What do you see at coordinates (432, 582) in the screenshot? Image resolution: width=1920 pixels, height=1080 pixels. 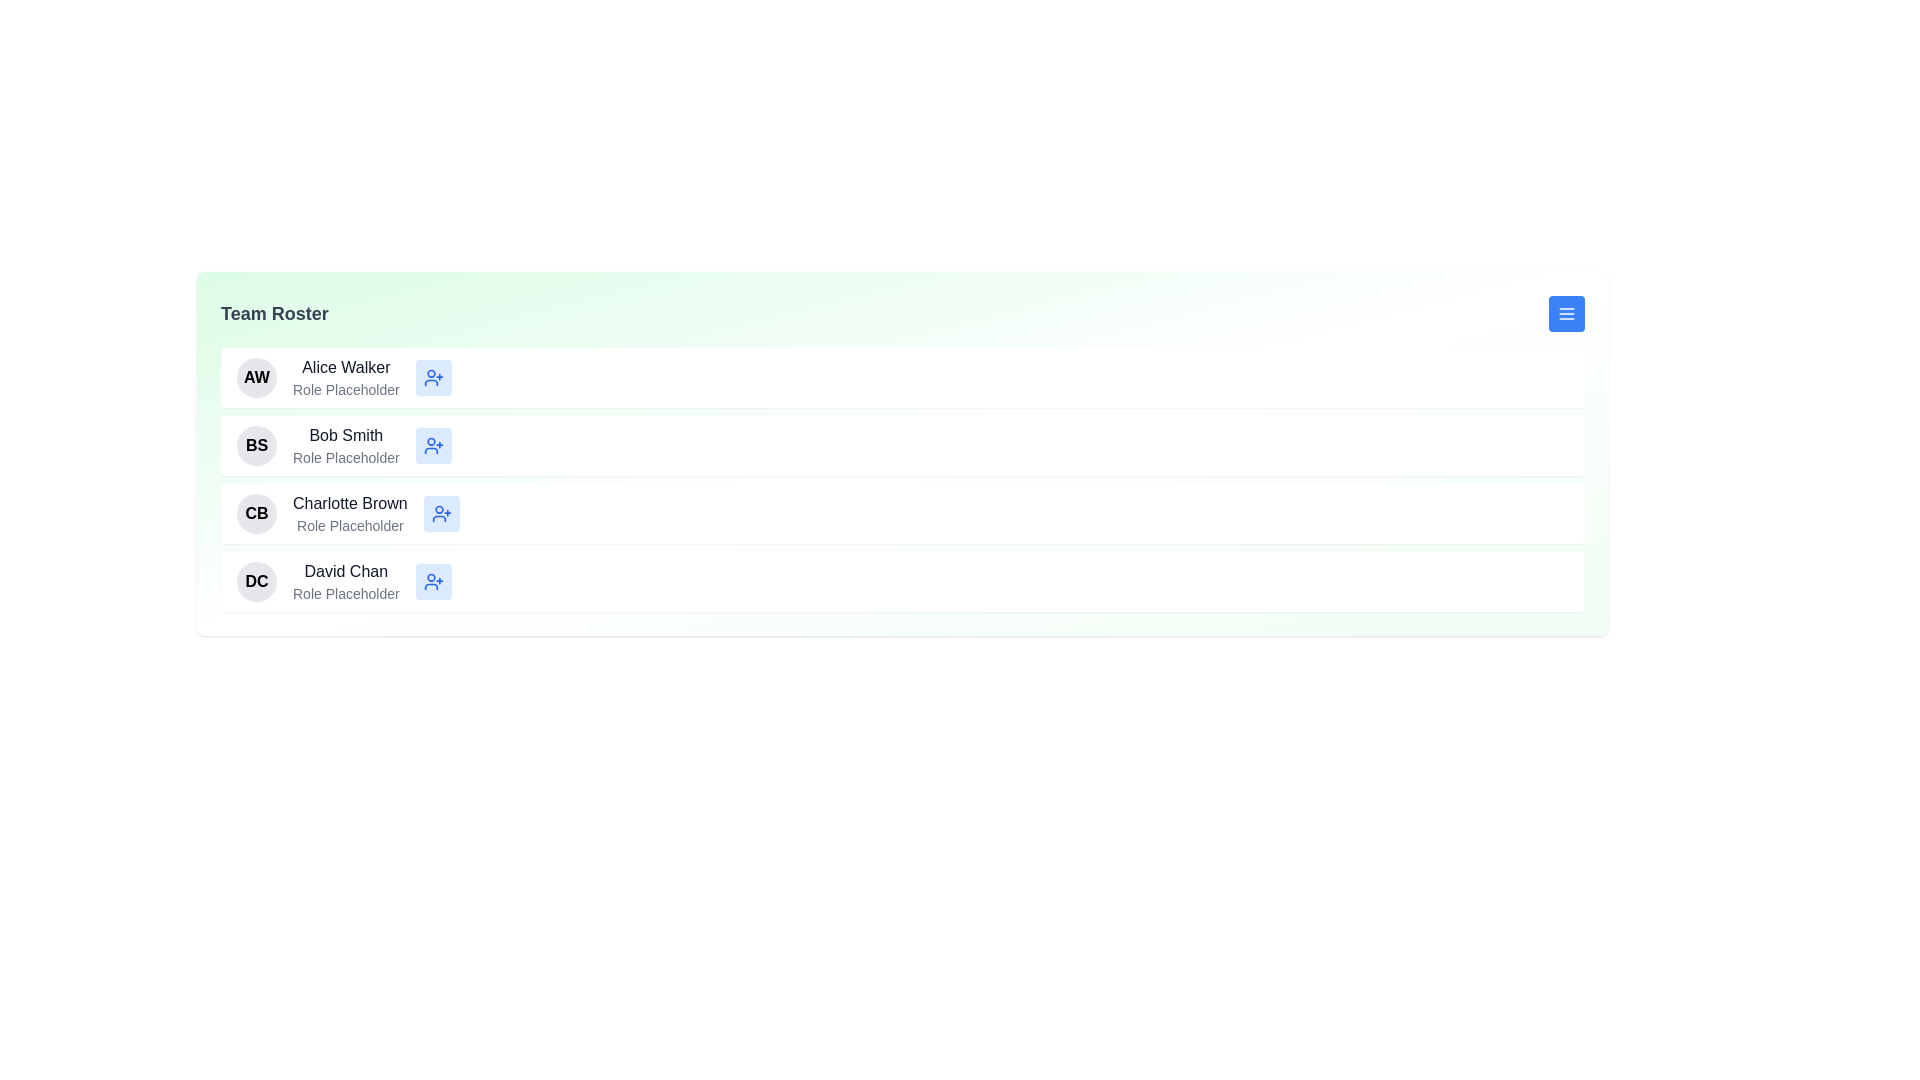 I see `the actionable button for adding or inviting a user related to the 'David Chan' entry in the list` at bounding box center [432, 582].